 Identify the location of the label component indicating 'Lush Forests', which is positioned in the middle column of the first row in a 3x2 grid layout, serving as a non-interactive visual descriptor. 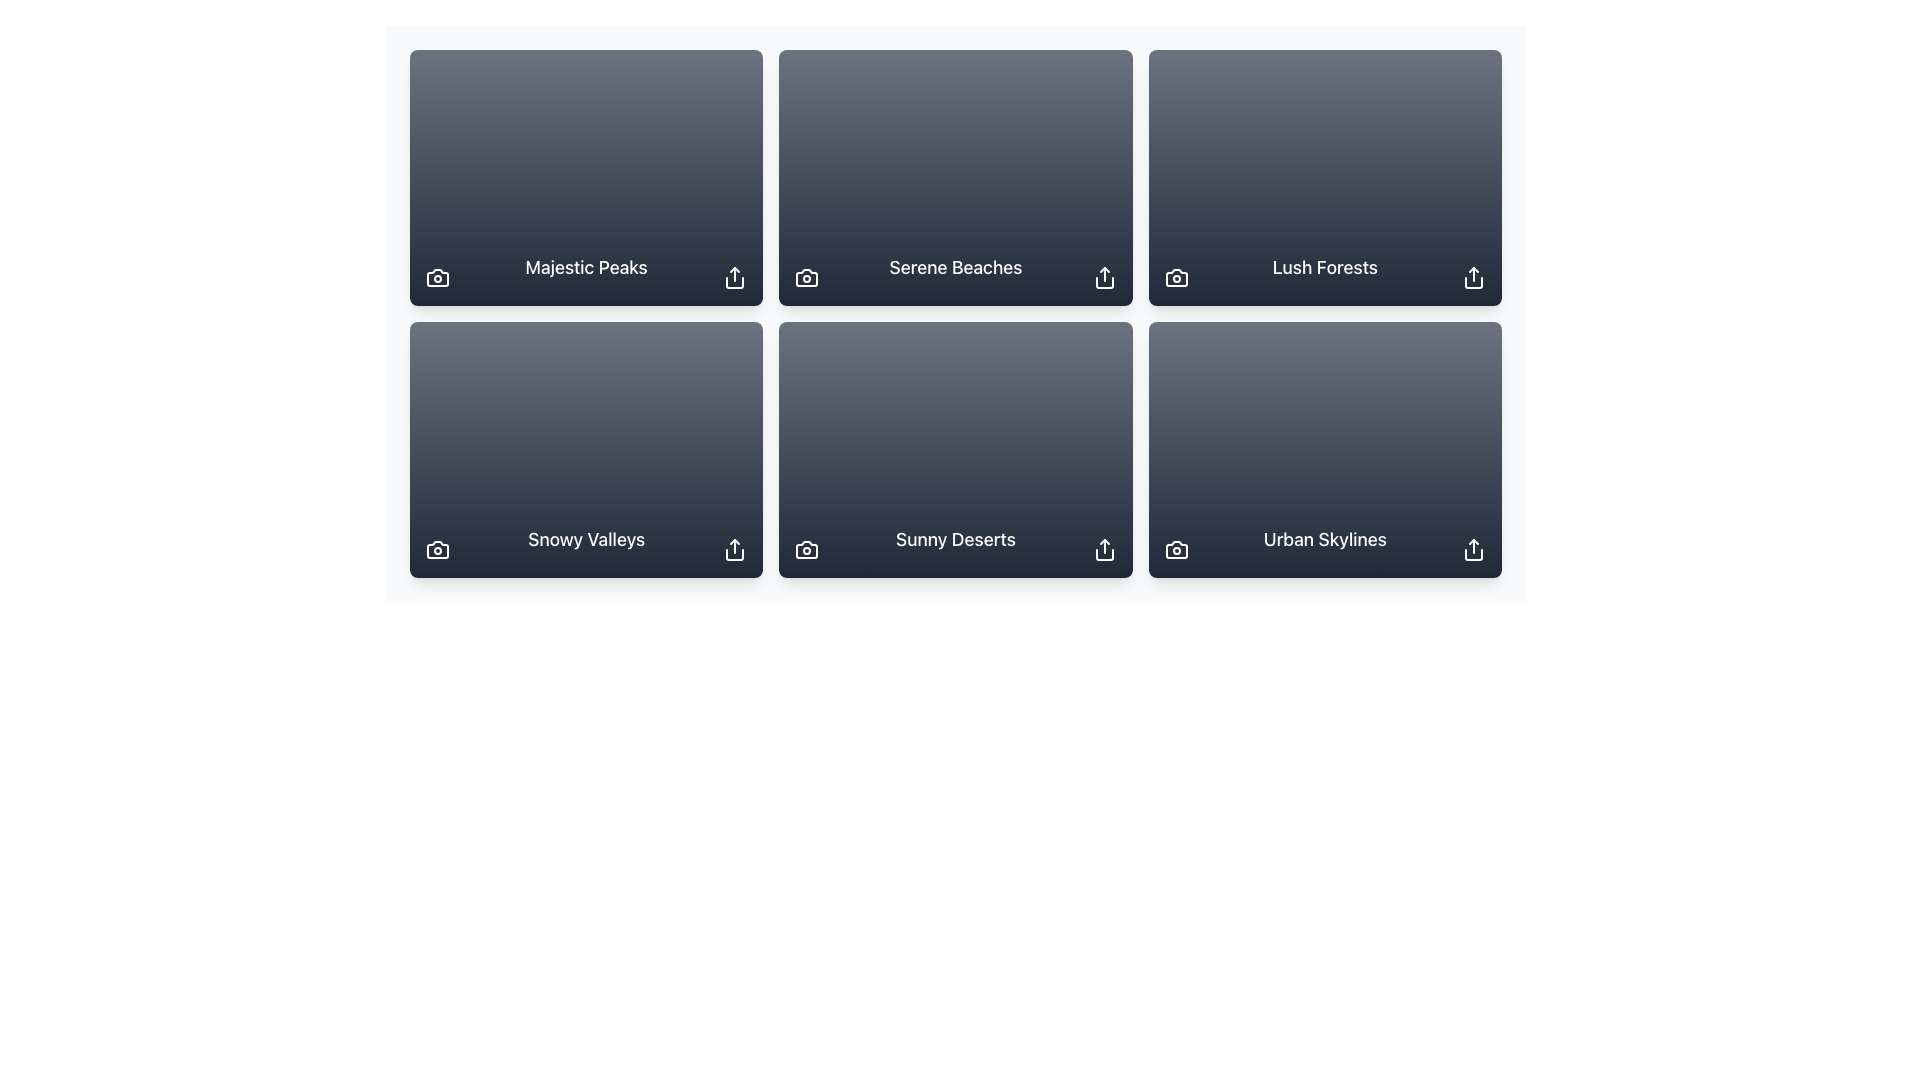
(1325, 280).